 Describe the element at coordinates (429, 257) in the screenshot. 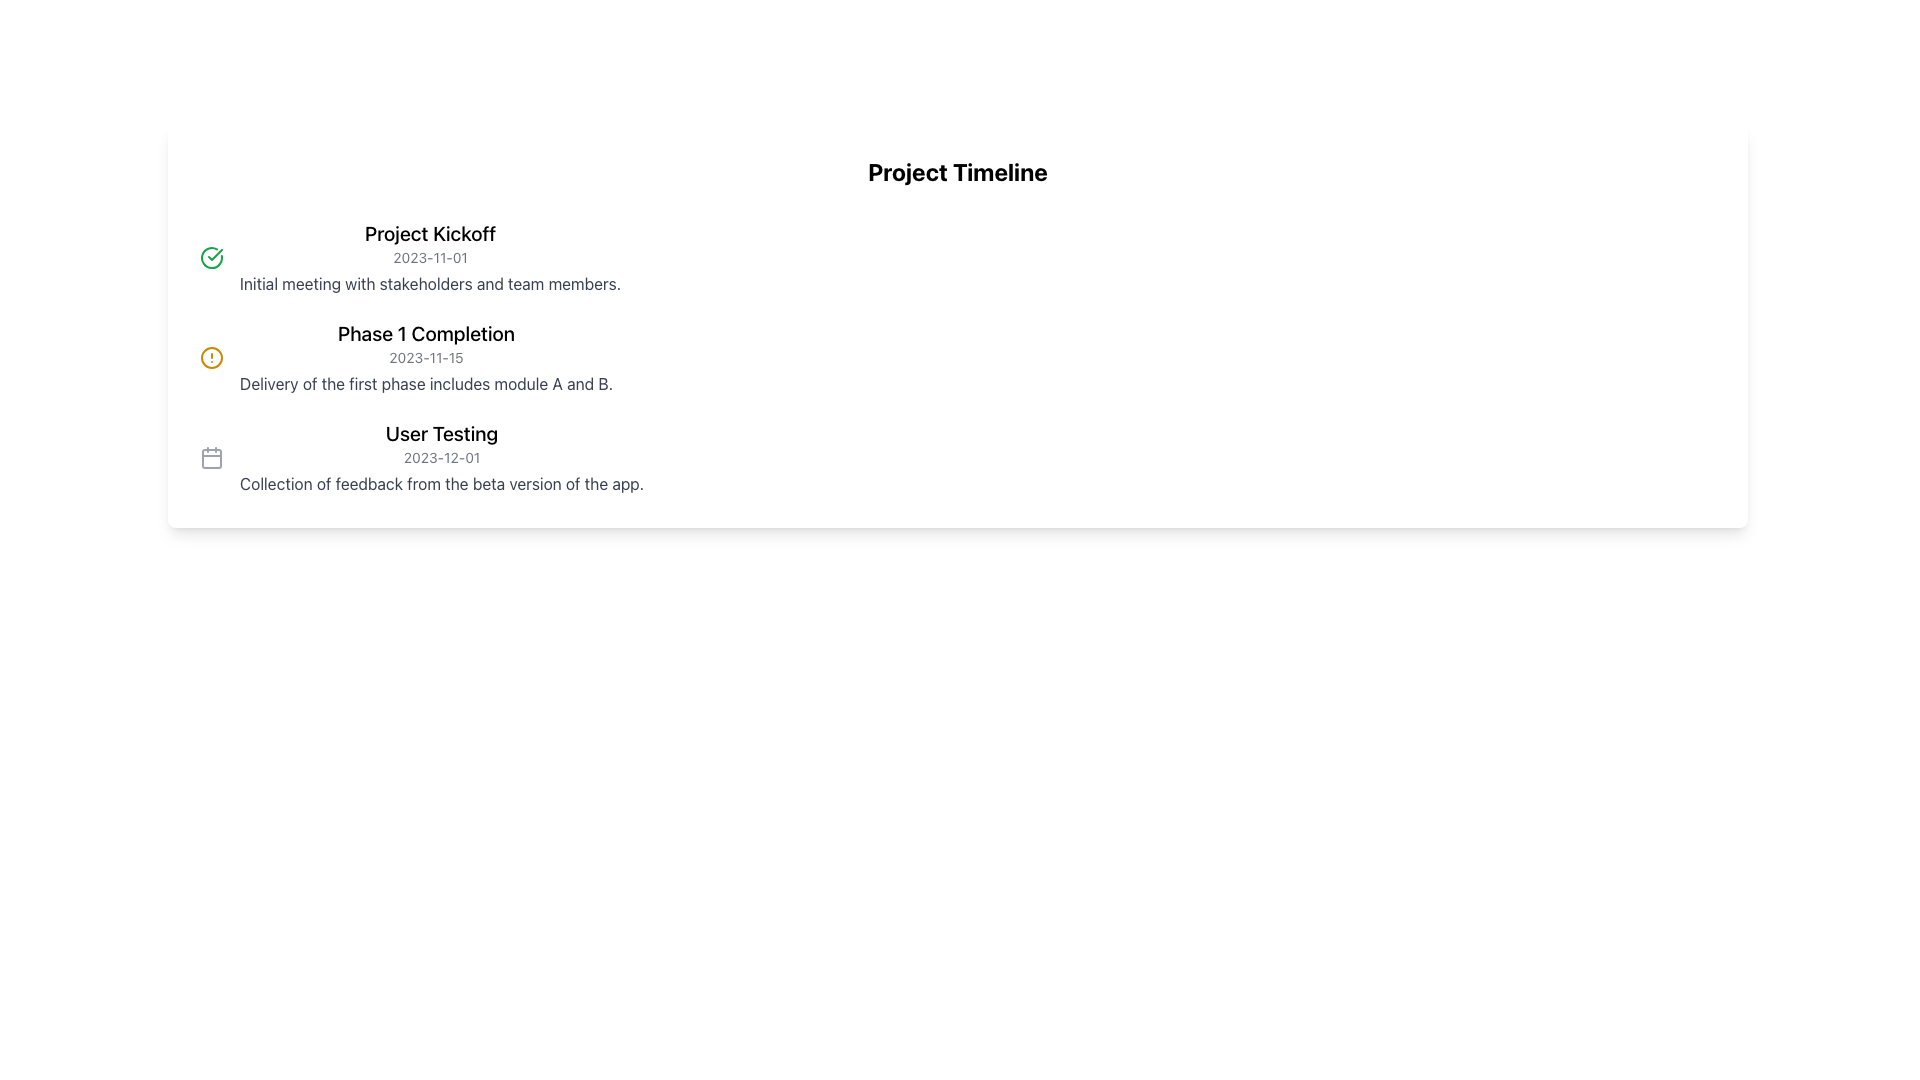

I see `event information from the first Display Card located under the heading 'Project Timeline' in the upper-middle area of the page` at that location.